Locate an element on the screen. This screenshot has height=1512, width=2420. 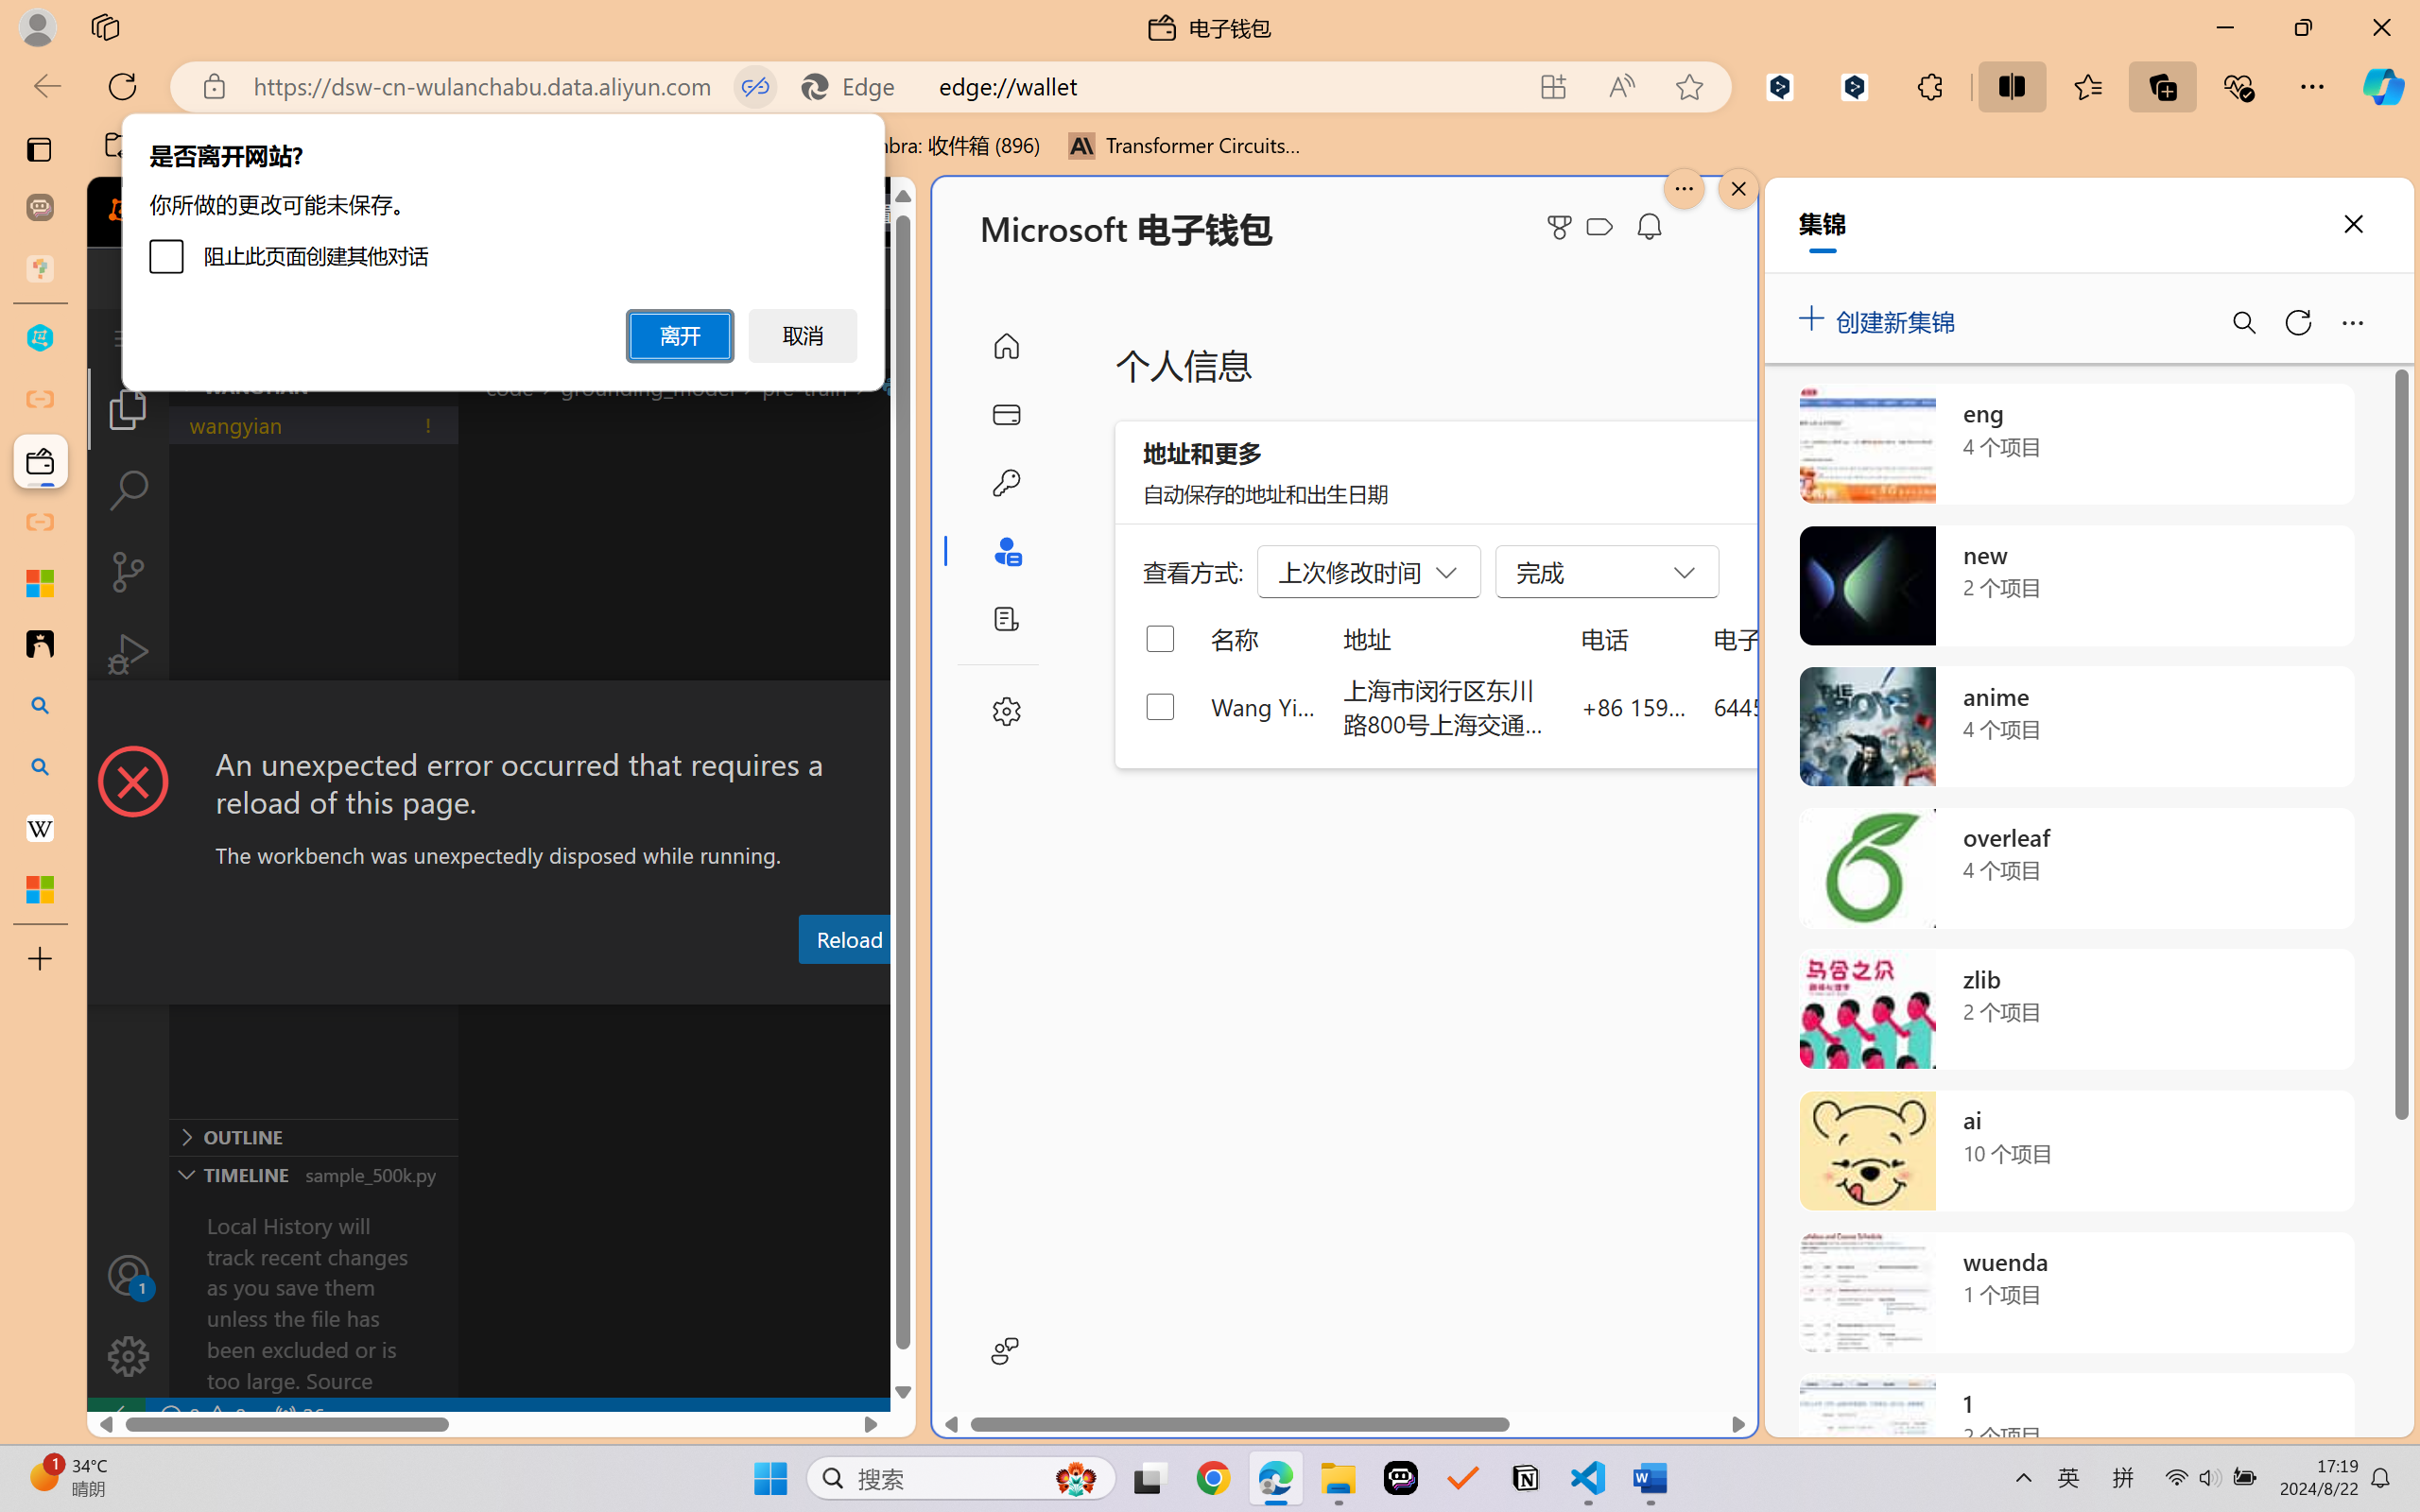
'Adjust indents and spacing - Microsoft Support' is located at coordinates (39, 582).